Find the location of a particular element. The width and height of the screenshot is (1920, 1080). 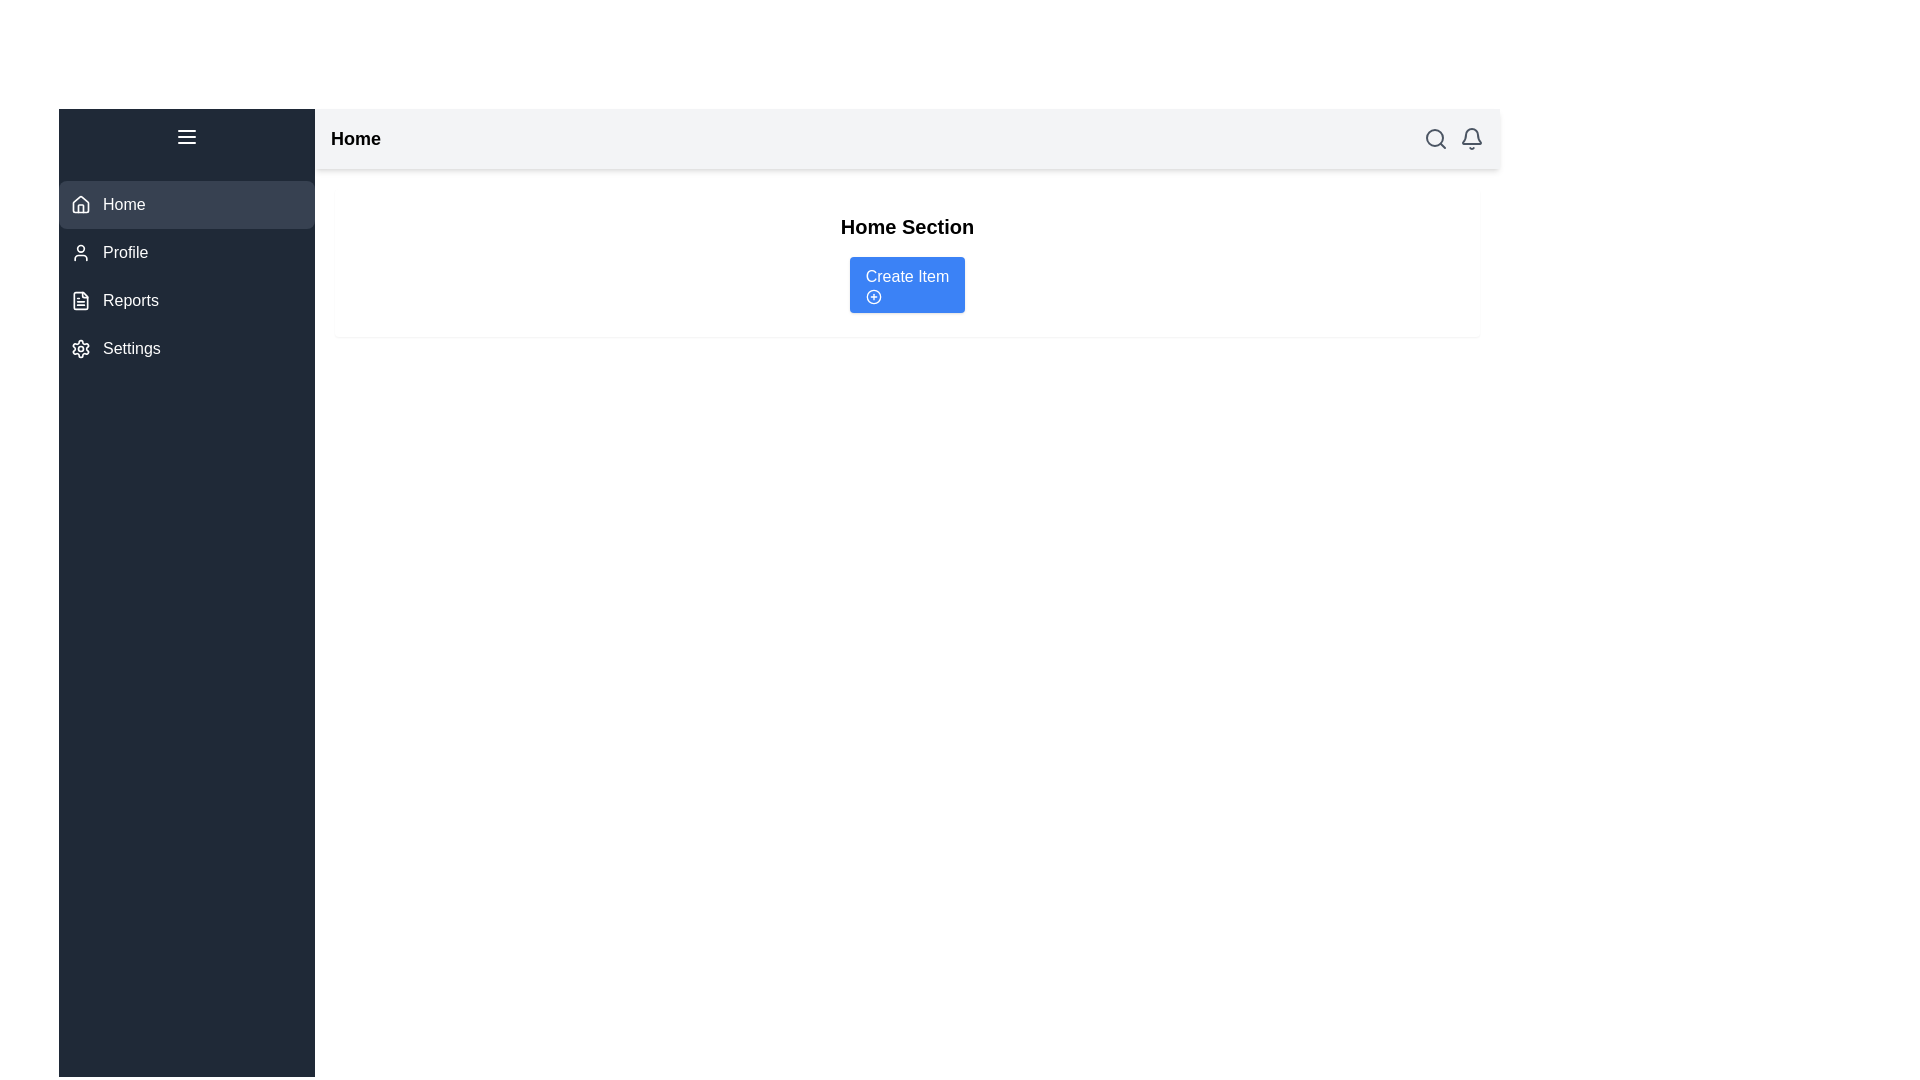

the 'Settings' text label in the sidebar navigation menu, which is located below the 'Reports' menu item and to the right of the gear icon is located at coordinates (130, 347).